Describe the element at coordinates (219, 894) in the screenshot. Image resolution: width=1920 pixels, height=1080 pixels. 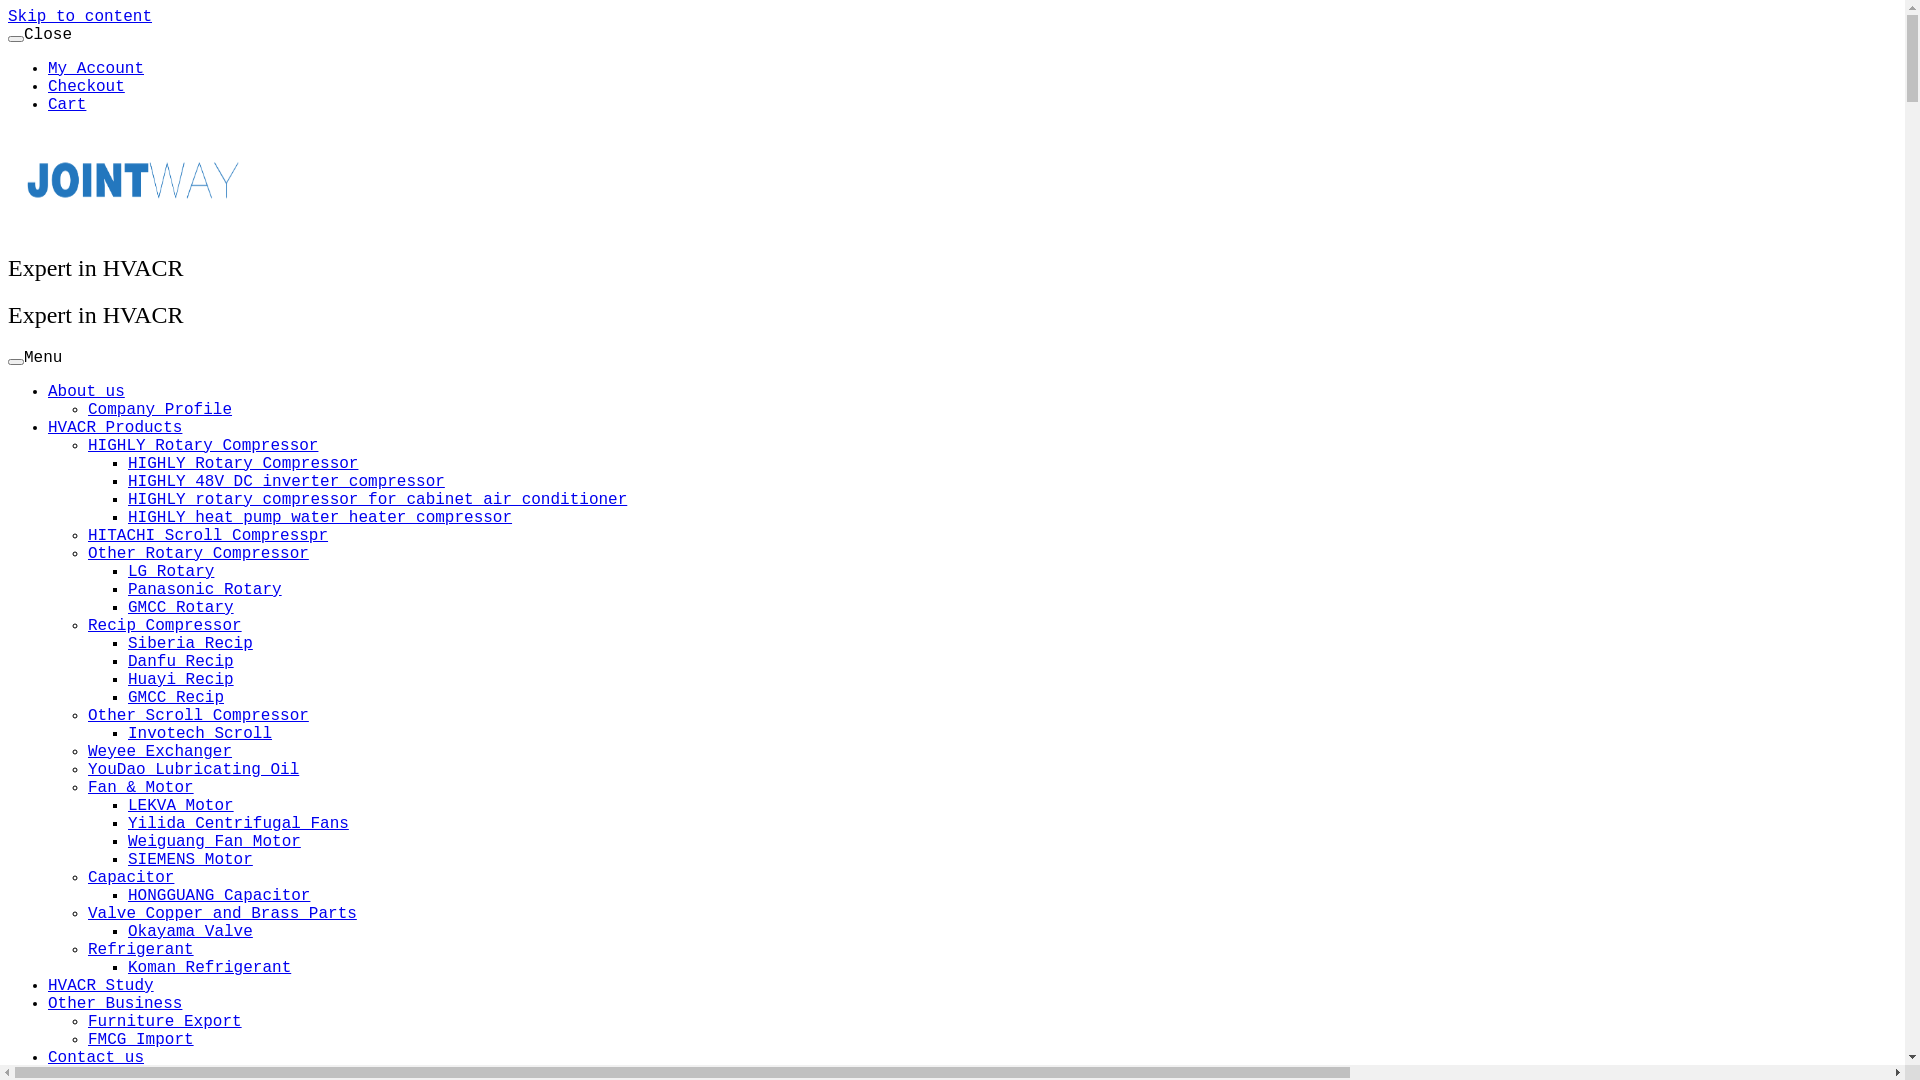
I see `'HONGGUANG Capacitor'` at that location.